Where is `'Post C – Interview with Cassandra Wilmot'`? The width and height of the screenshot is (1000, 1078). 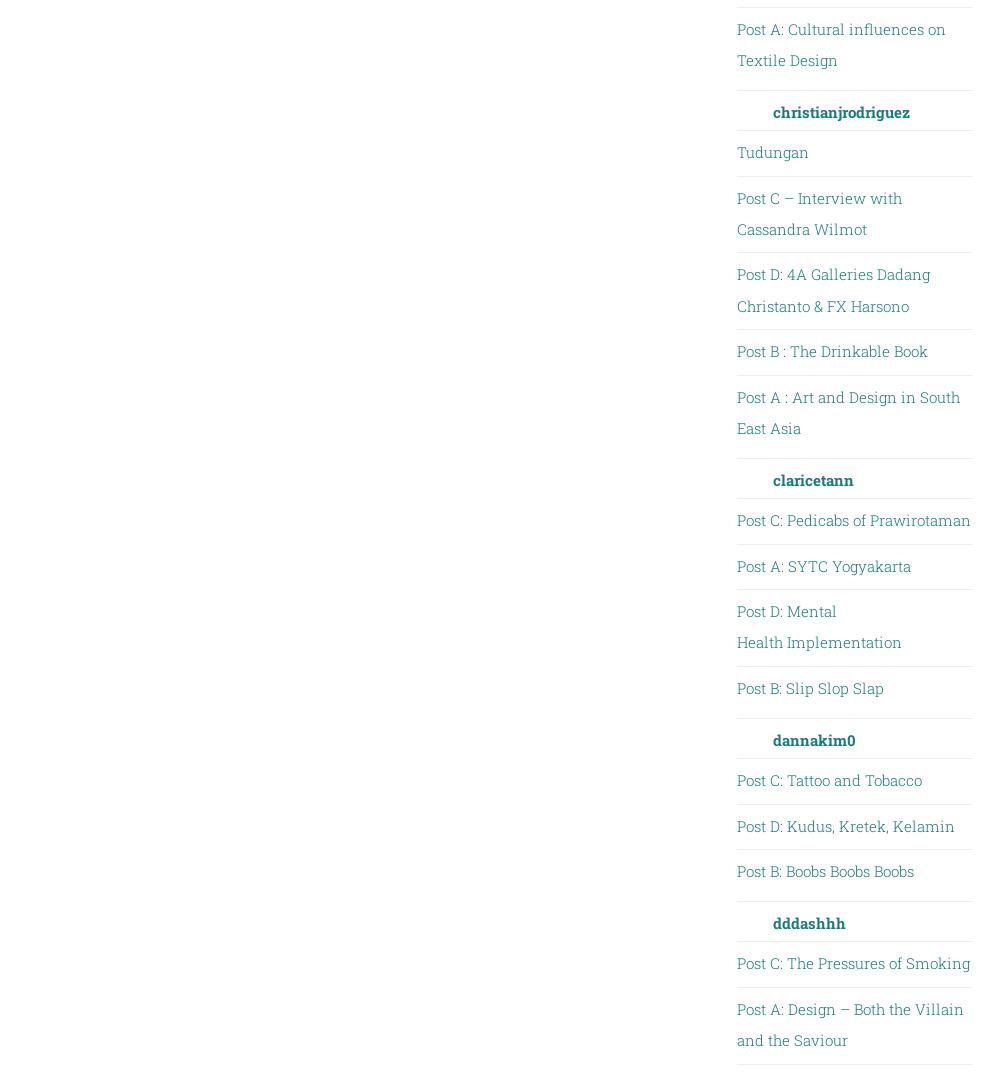 'Post C – Interview with Cassandra Wilmot' is located at coordinates (817, 213).